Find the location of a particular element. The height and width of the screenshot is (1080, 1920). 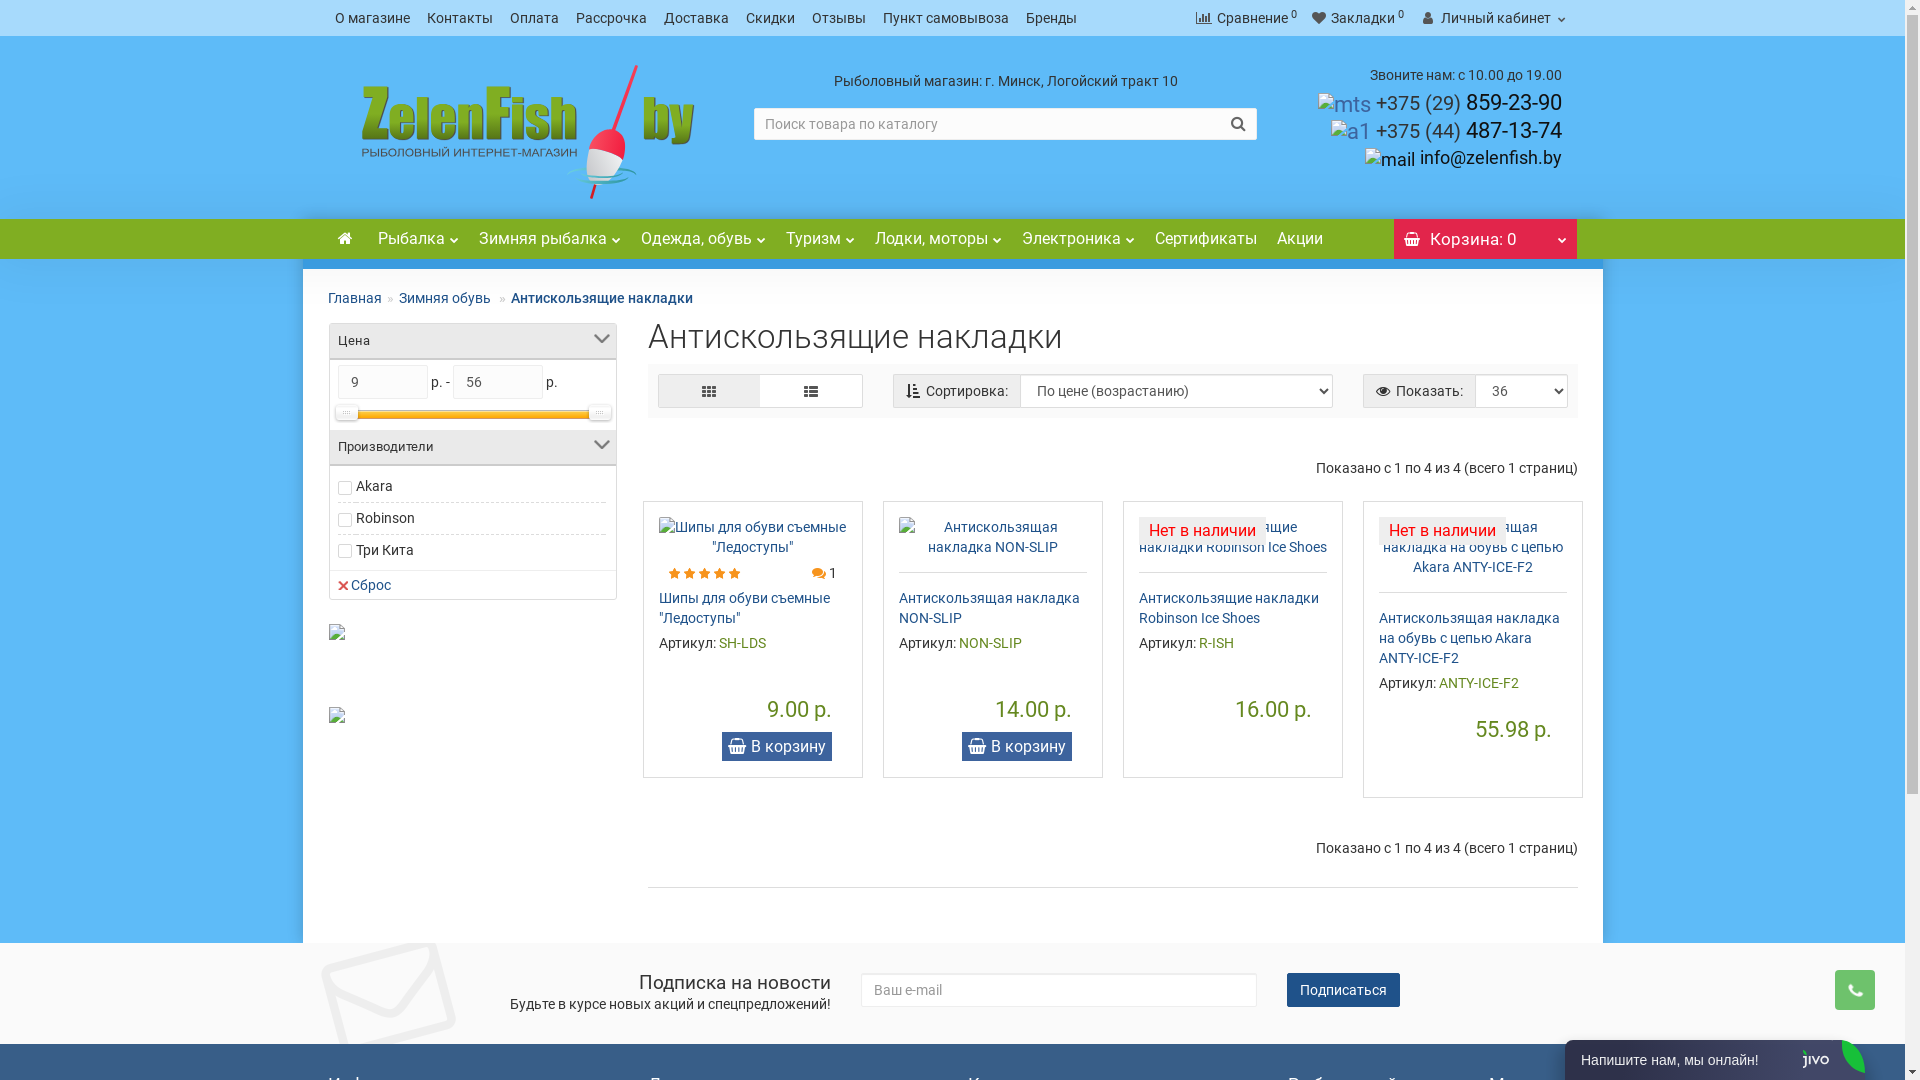

'Robinson' is located at coordinates (385, 516).